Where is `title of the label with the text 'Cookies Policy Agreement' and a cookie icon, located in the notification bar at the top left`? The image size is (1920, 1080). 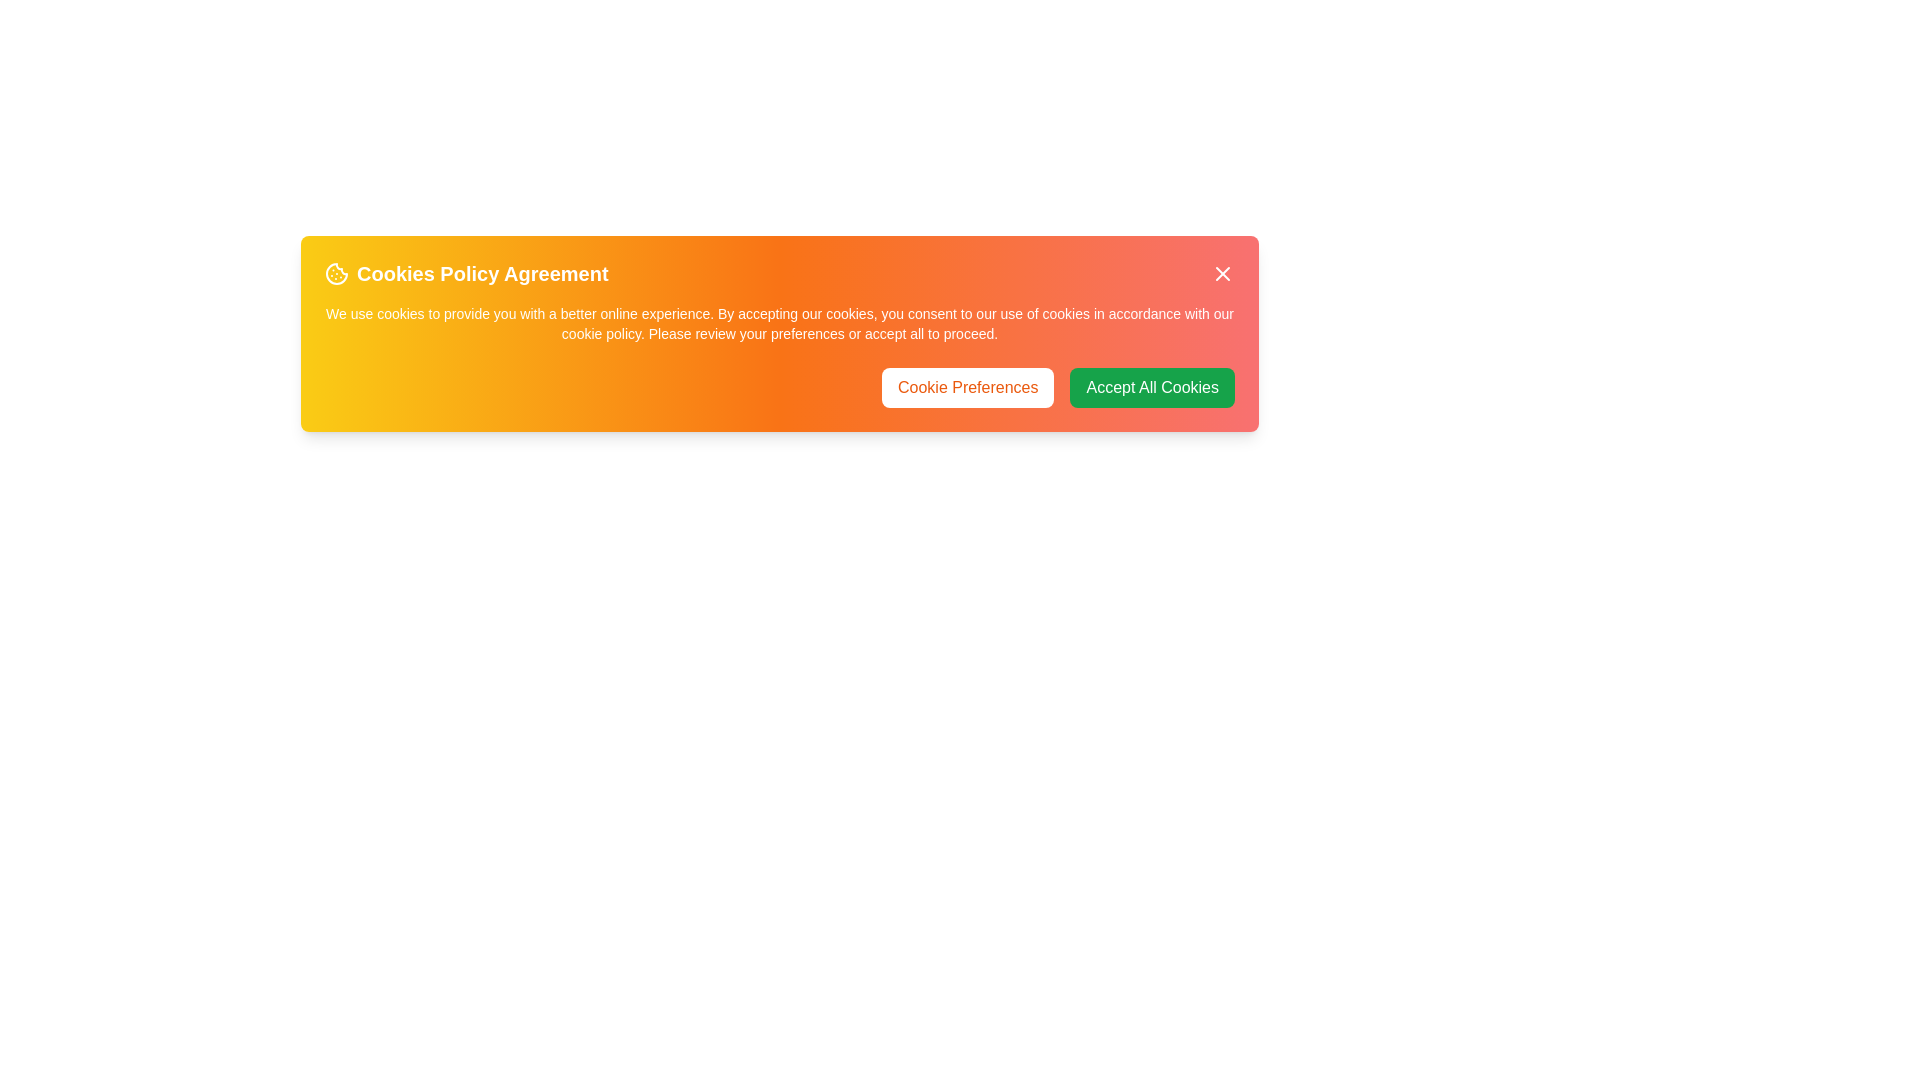 title of the label with the text 'Cookies Policy Agreement' and a cookie icon, located in the notification bar at the top left is located at coordinates (465, 273).